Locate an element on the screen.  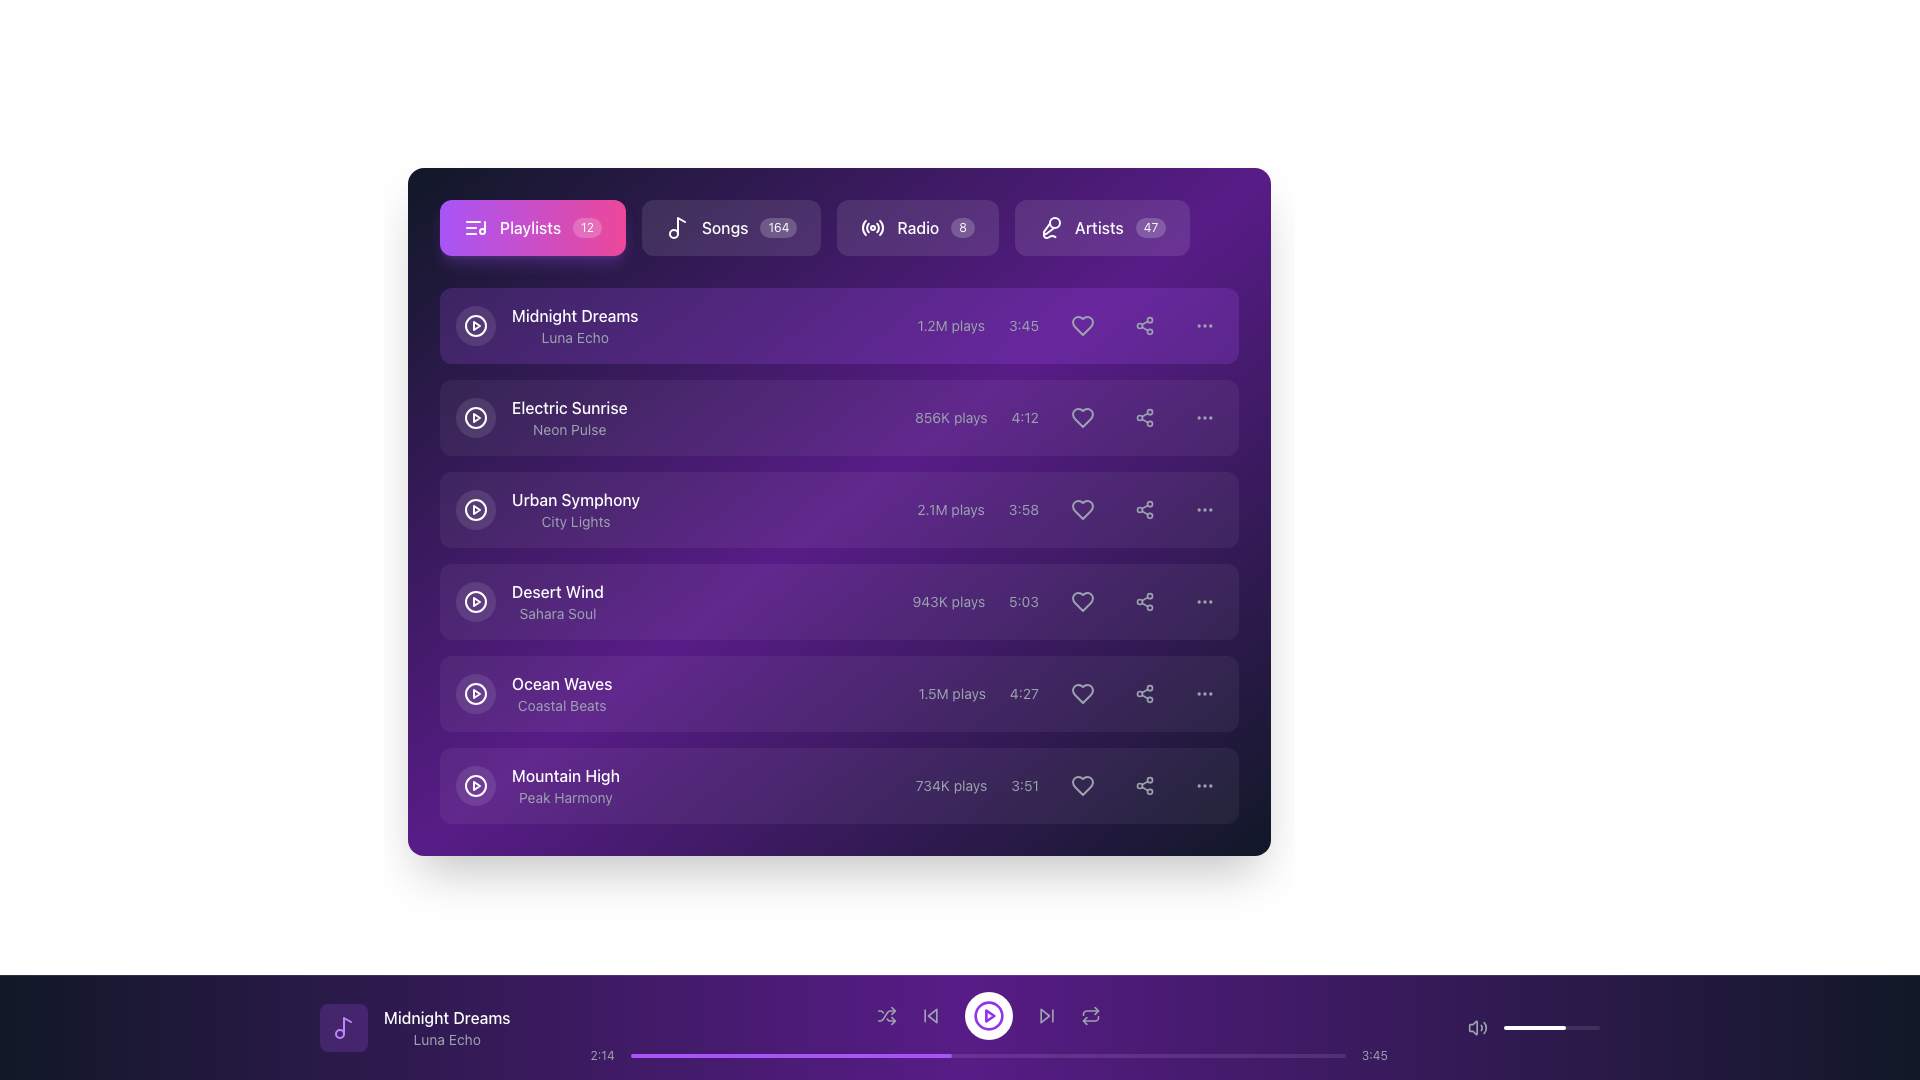
the third interactive button in the row associated with the item 'Urban Symphony' is located at coordinates (1203, 508).